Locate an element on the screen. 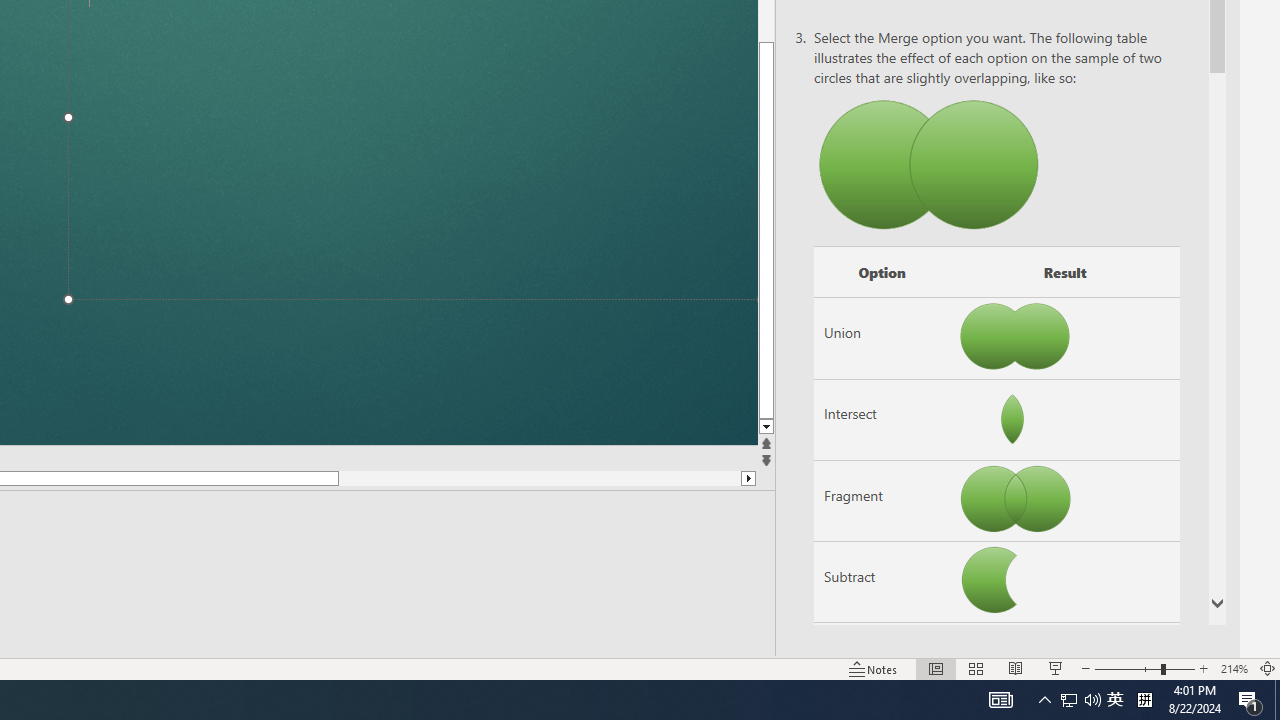 The image size is (1280, 720). 'Zoom 214%' is located at coordinates (1233, 669).